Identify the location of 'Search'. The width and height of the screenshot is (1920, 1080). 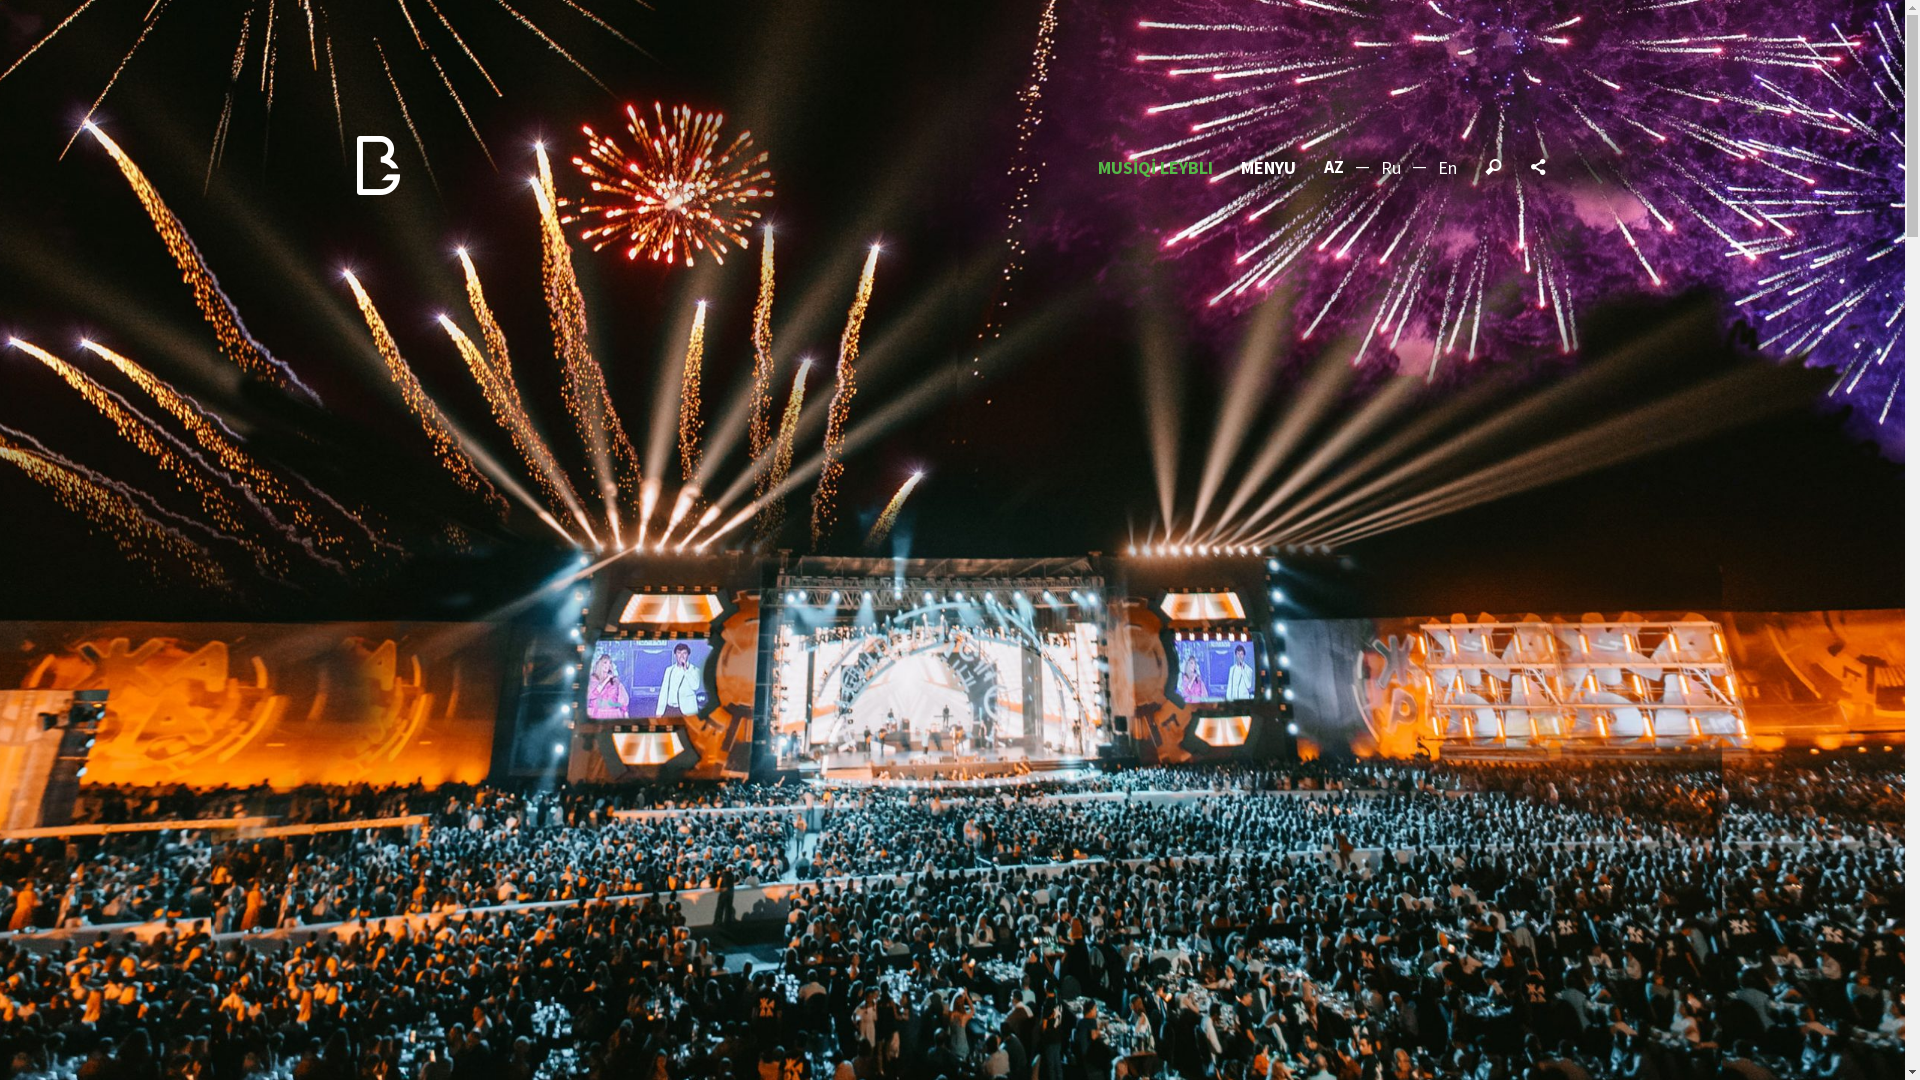
(1483, 166).